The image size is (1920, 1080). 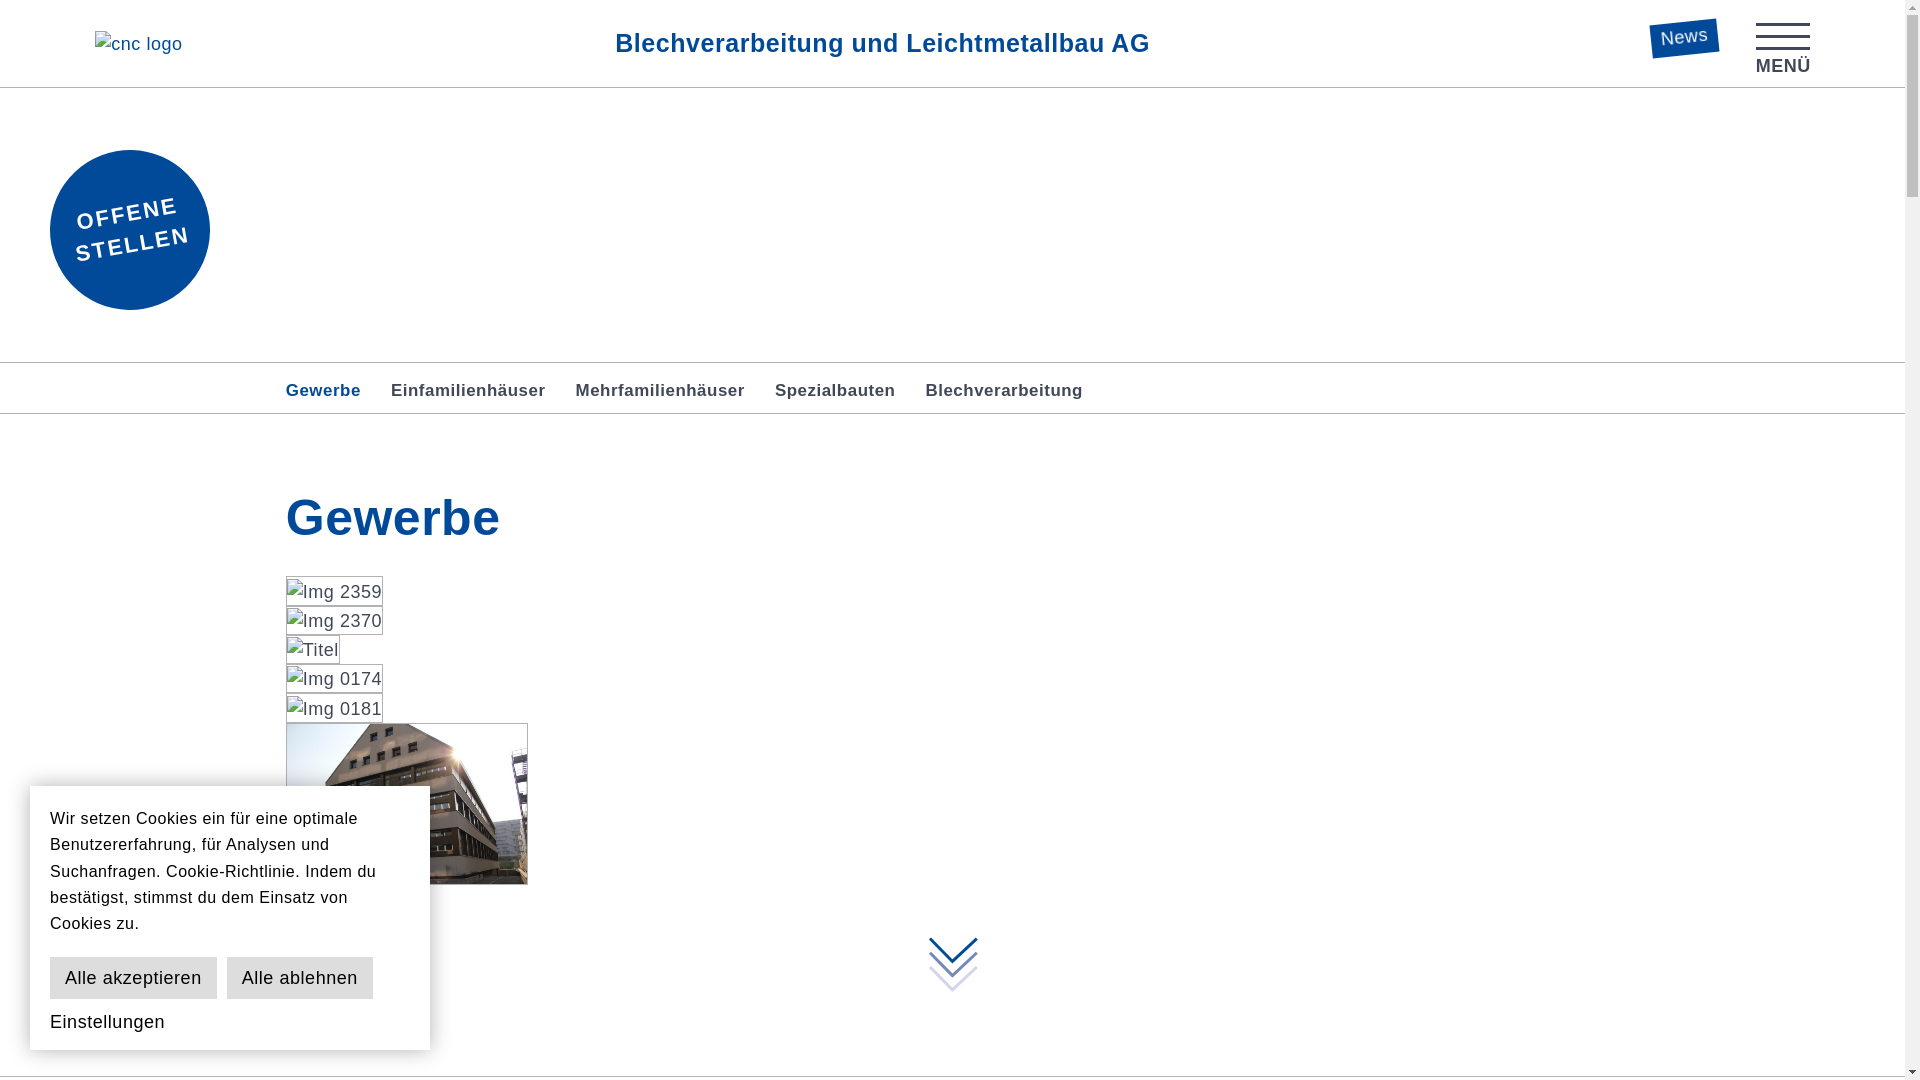 What do you see at coordinates (1682, 34) in the screenshot?
I see `'News'` at bounding box center [1682, 34].